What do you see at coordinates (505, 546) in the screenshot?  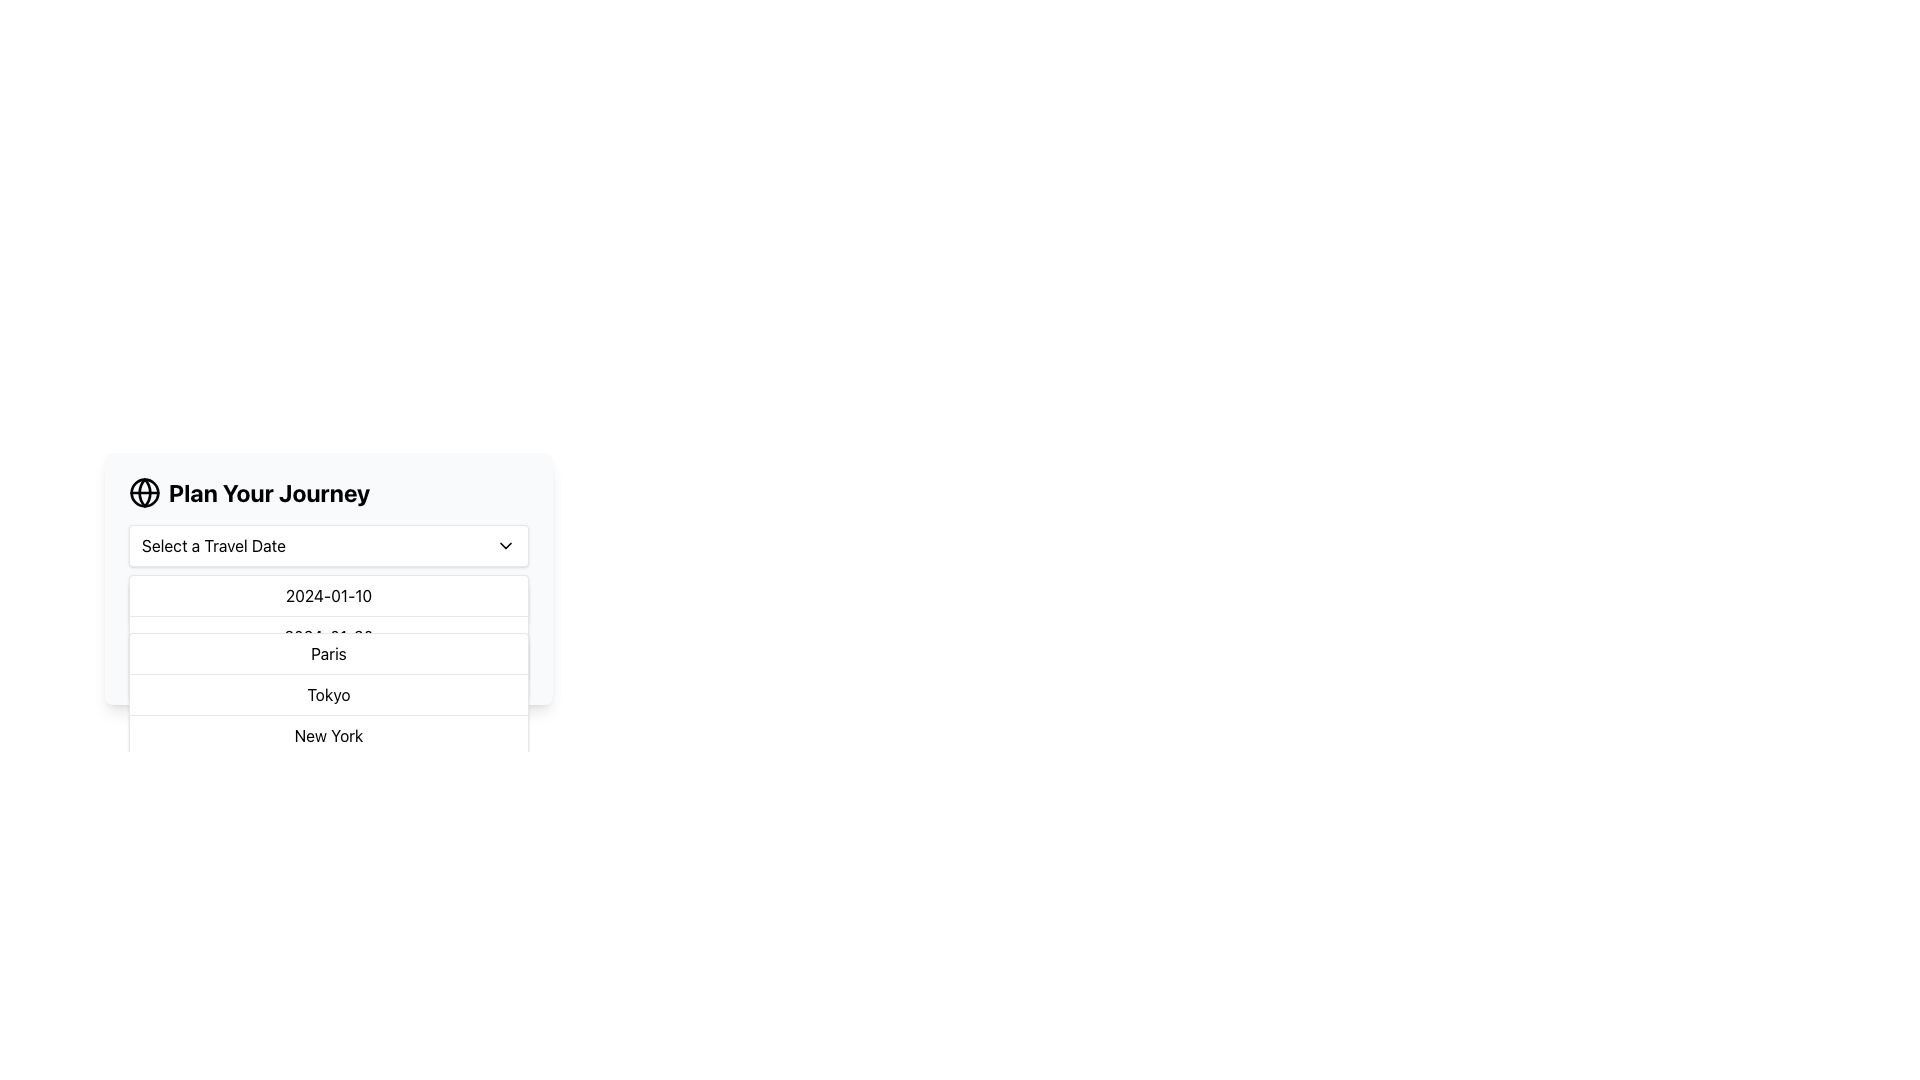 I see `the downward-pointing chevron icon located to the right side of the 'Select a Travel Date' text box` at bounding box center [505, 546].